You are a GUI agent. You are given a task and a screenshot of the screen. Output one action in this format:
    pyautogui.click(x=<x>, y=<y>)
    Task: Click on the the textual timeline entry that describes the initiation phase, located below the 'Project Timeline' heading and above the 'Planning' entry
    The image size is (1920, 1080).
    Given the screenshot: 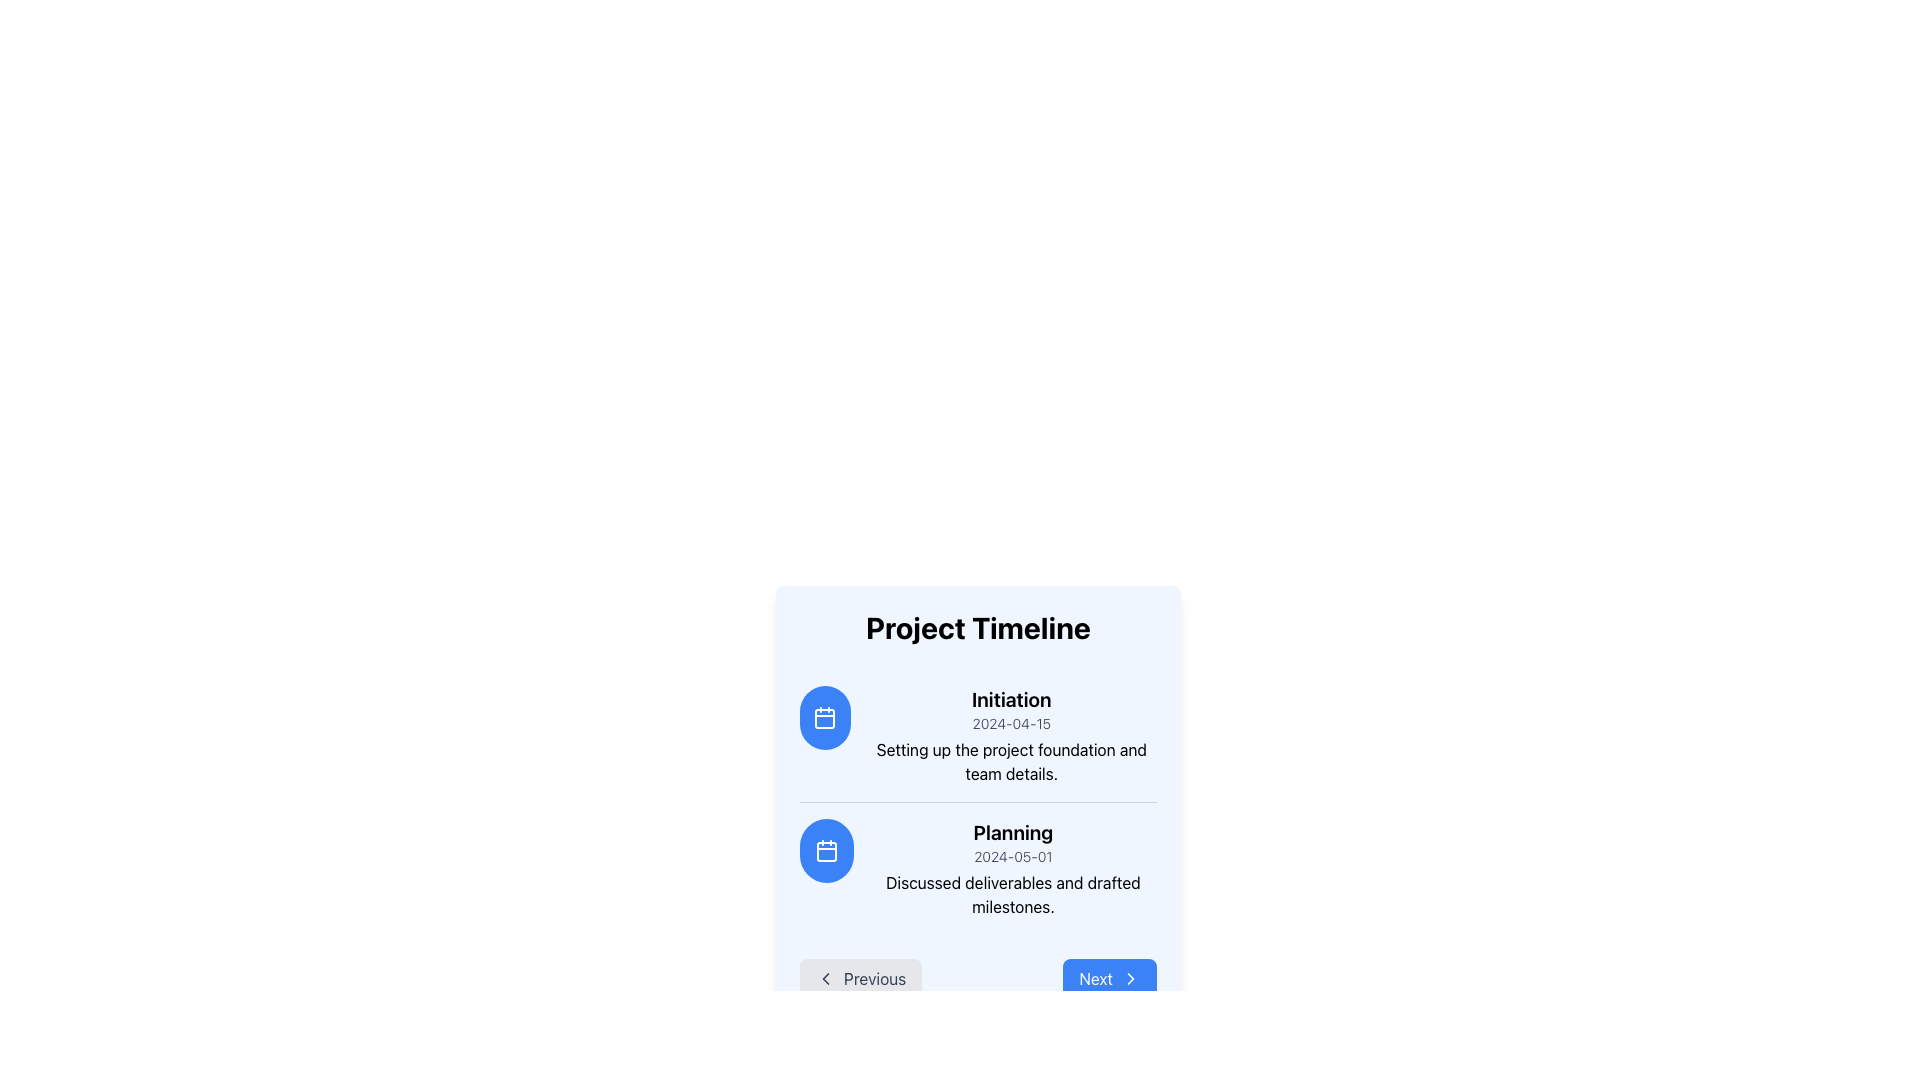 What is the action you would take?
    pyautogui.click(x=1011, y=736)
    